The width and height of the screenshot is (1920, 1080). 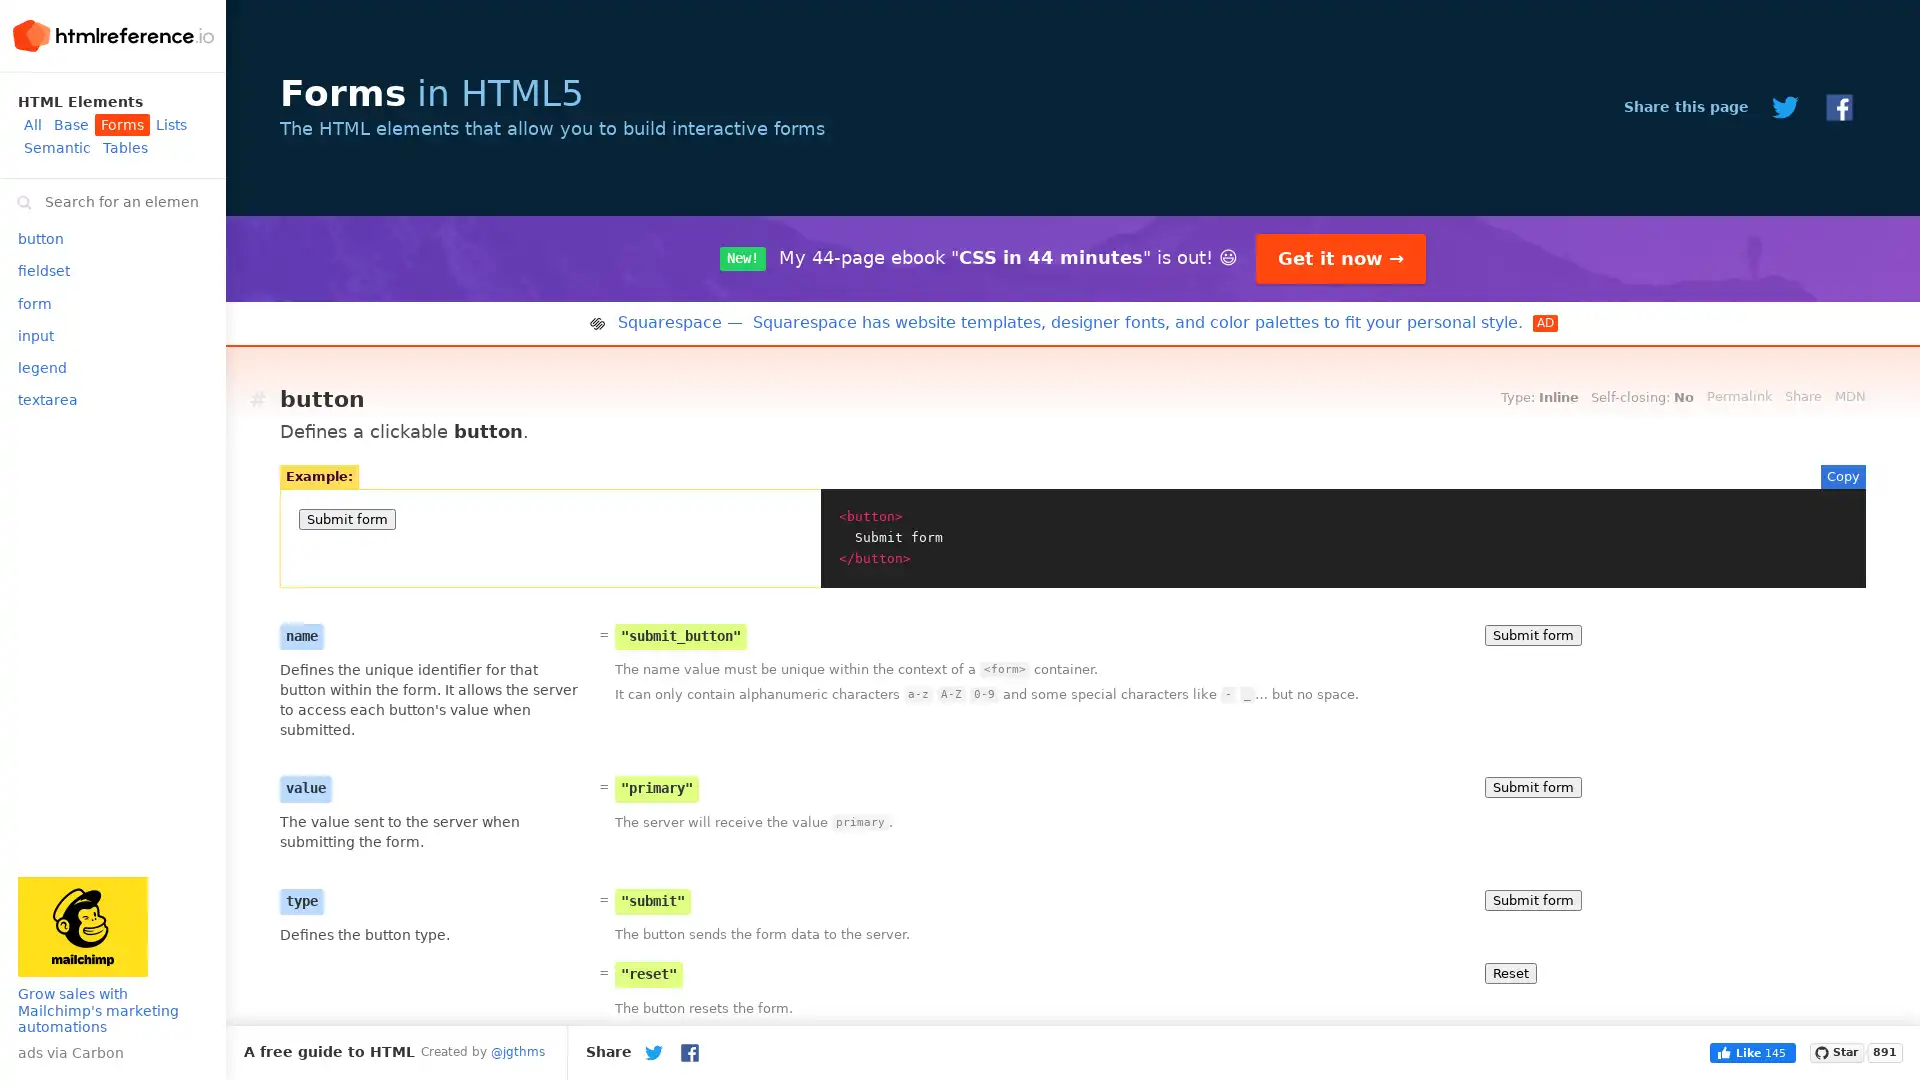 I want to click on Submit form, so click(x=347, y=518).